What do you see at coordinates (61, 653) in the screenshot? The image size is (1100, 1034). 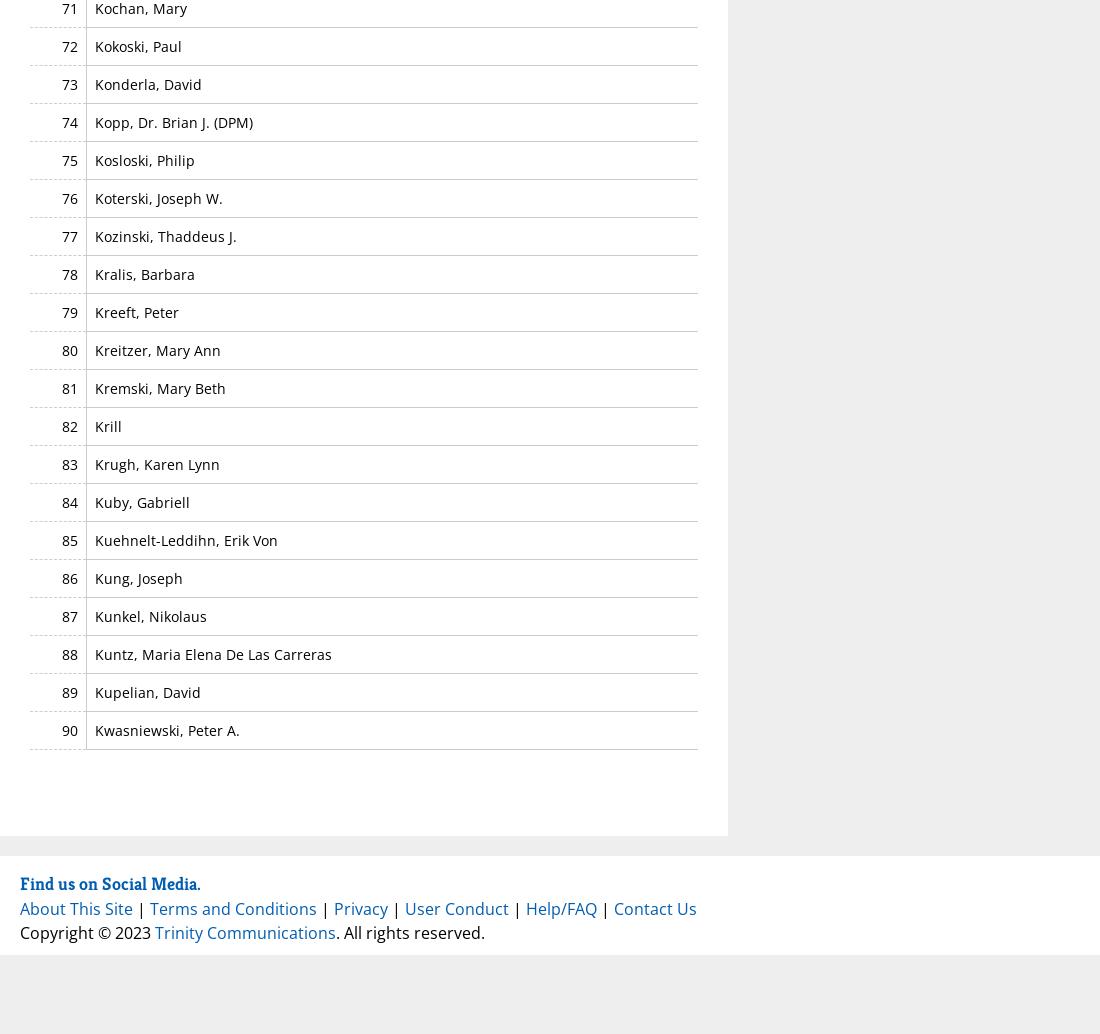 I see `'88'` at bounding box center [61, 653].